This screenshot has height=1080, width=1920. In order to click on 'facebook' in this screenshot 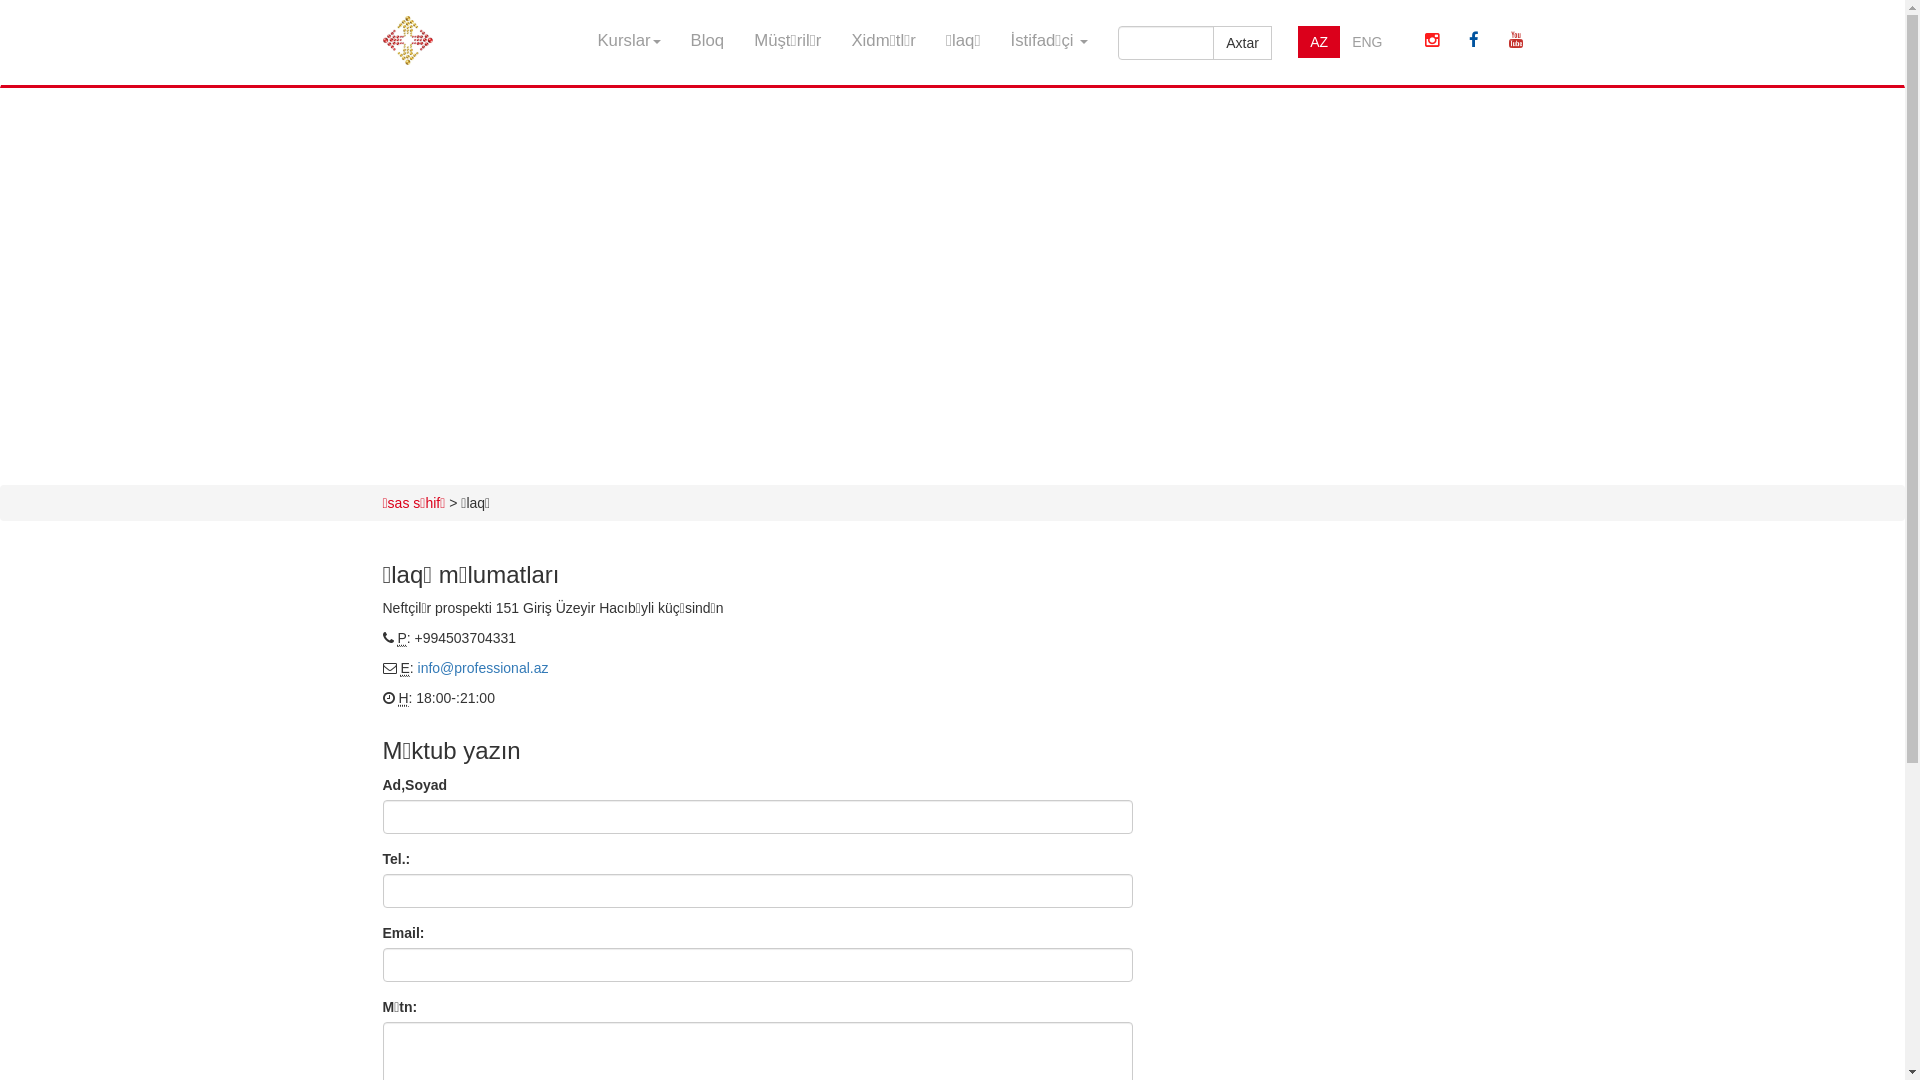, I will do `click(1473, 41)`.